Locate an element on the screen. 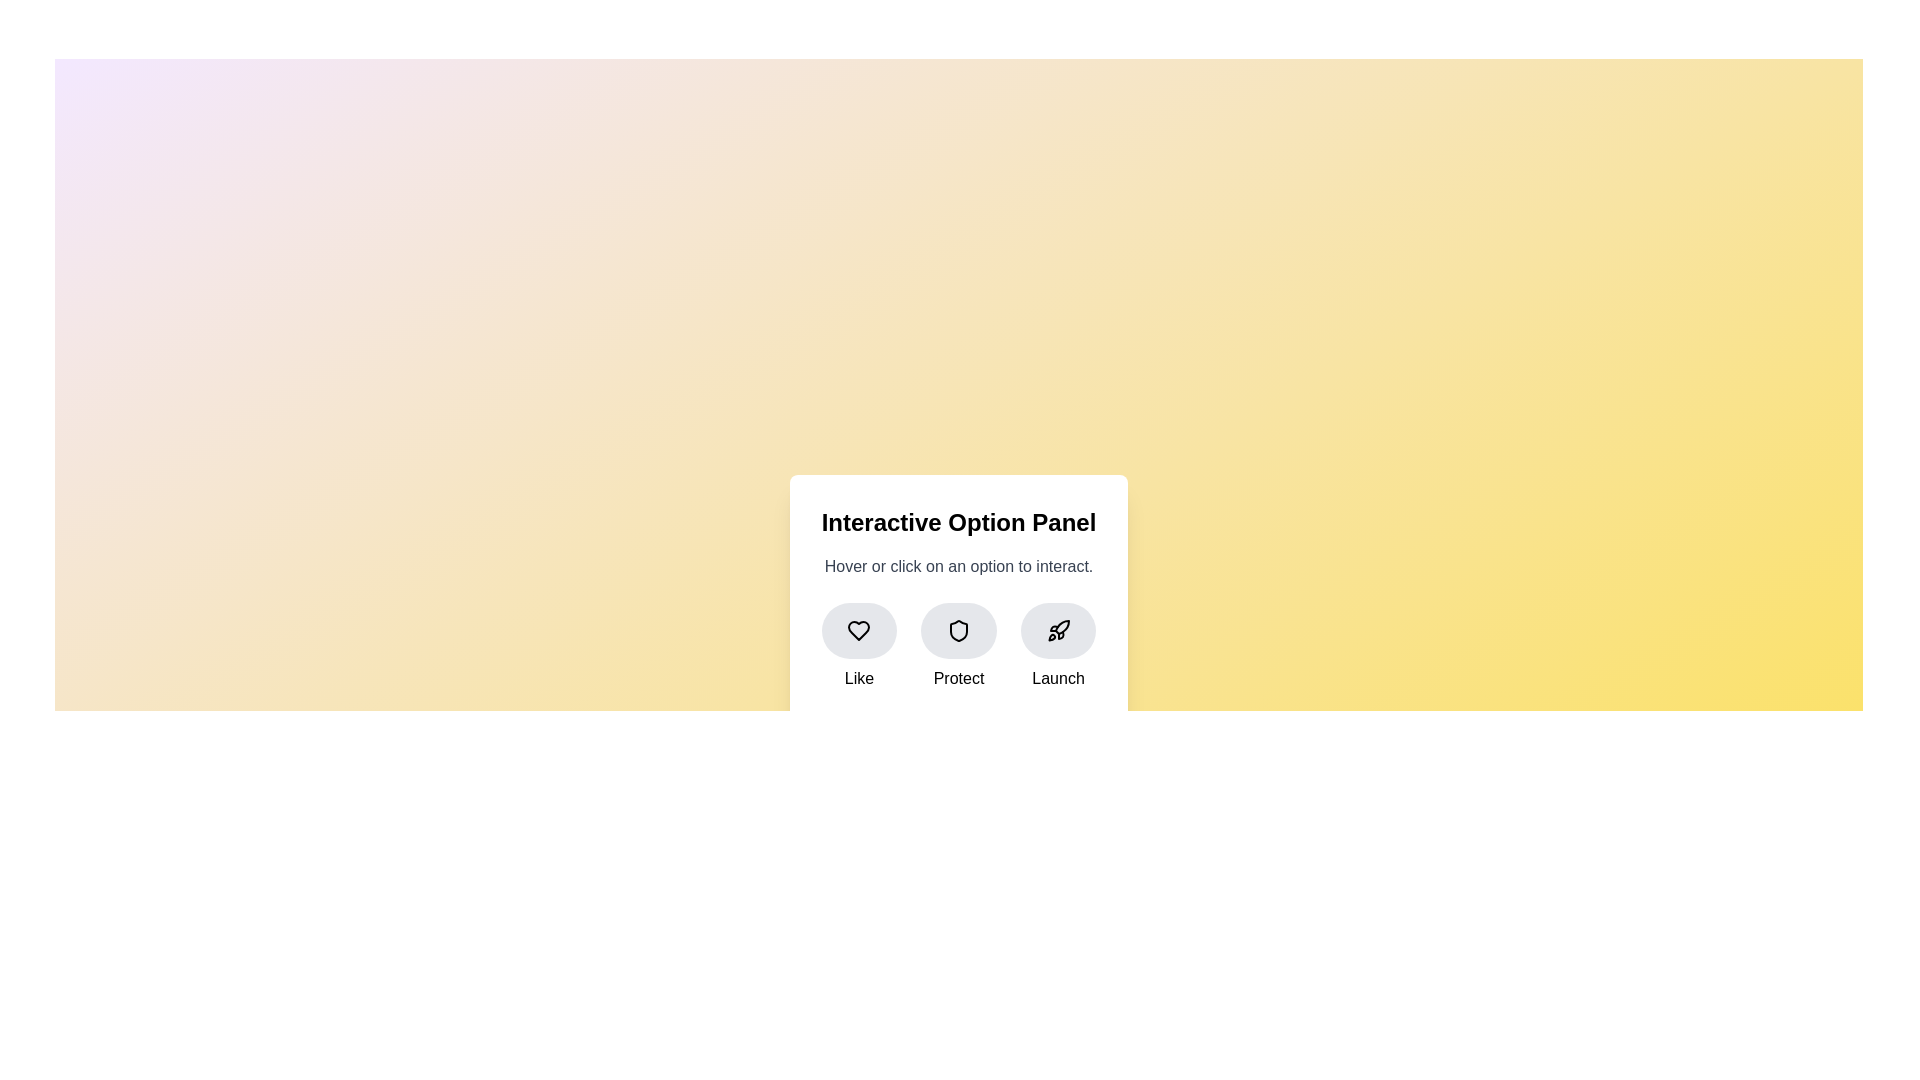 The width and height of the screenshot is (1920, 1080). the circular button with a light gray background and a shield icon in the center, which is the middle button of three horizontally aligned buttons on an interactive panel is located at coordinates (958, 631).